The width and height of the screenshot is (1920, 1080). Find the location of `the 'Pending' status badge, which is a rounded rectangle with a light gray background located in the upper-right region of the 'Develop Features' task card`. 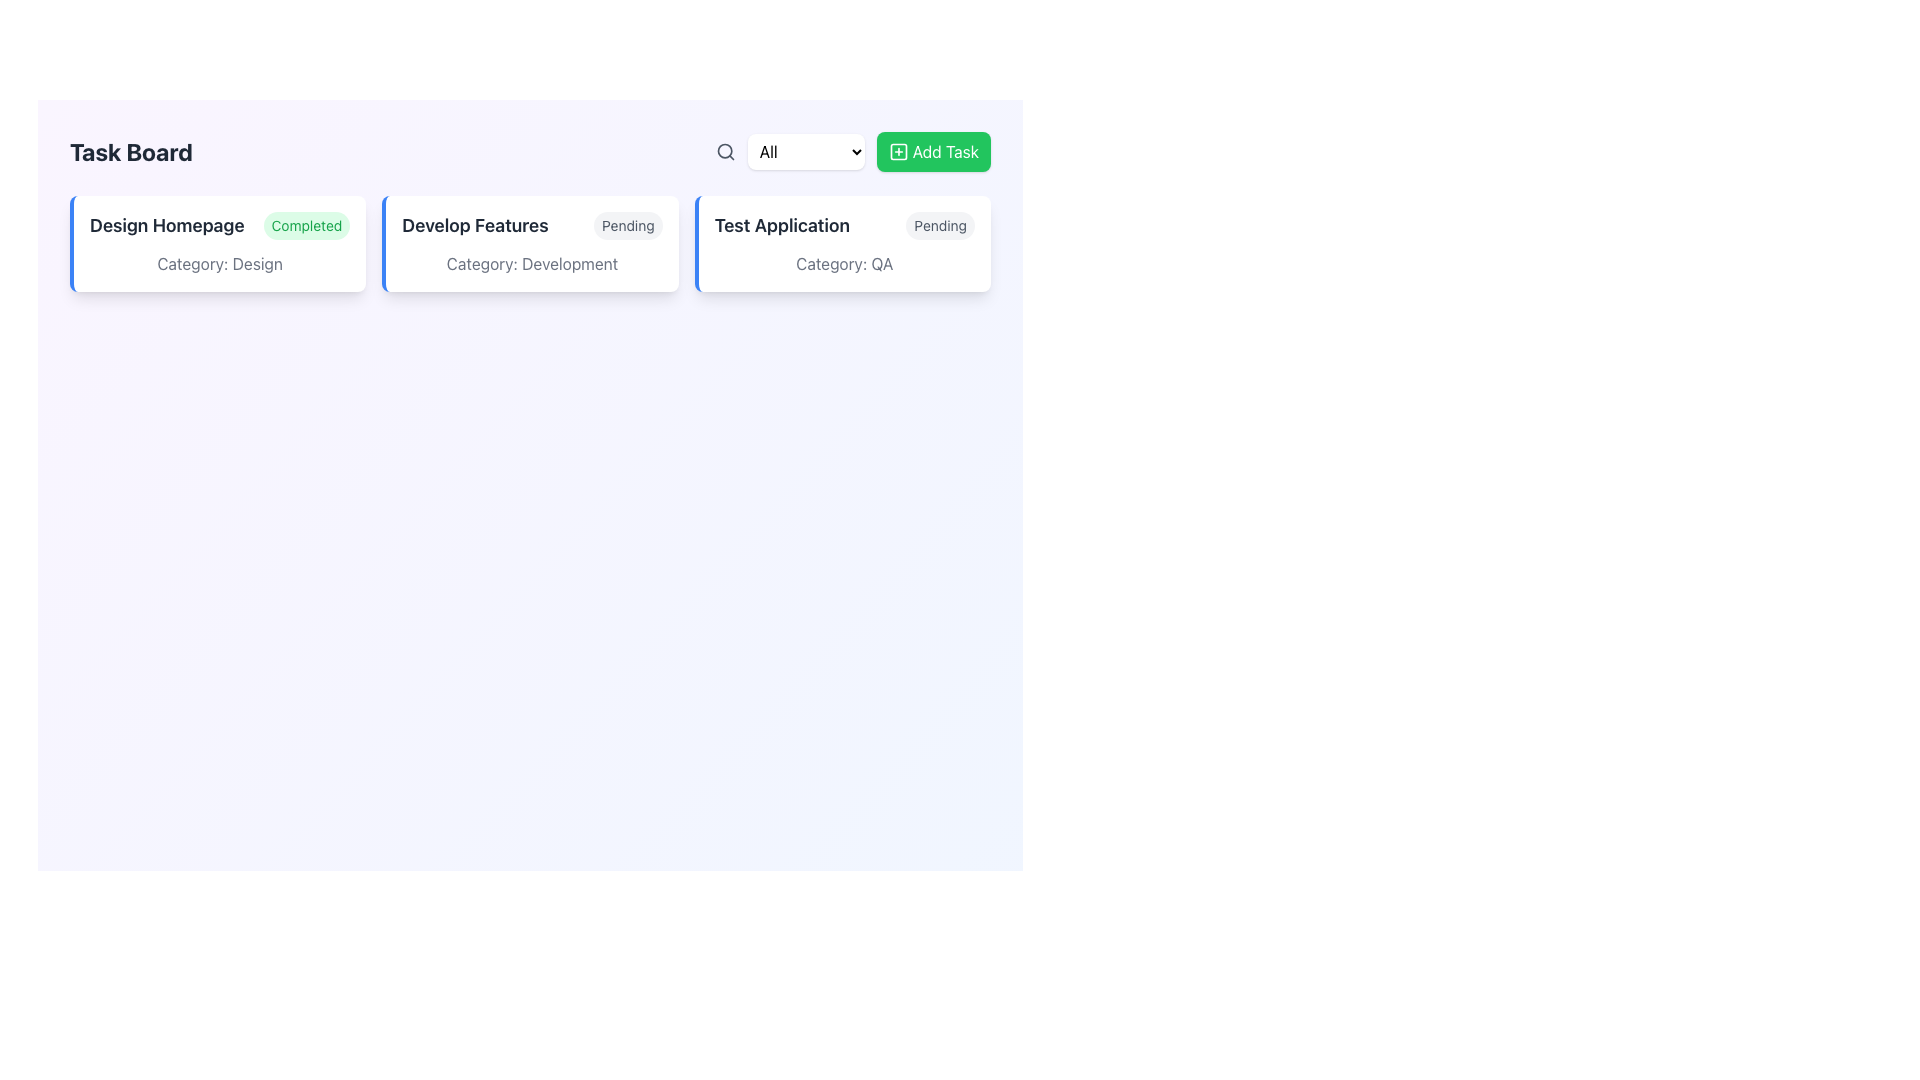

the 'Pending' status badge, which is a rounded rectangle with a light gray background located in the upper-right region of the 'Develop Features' task card is located at coordinates (627, 225).